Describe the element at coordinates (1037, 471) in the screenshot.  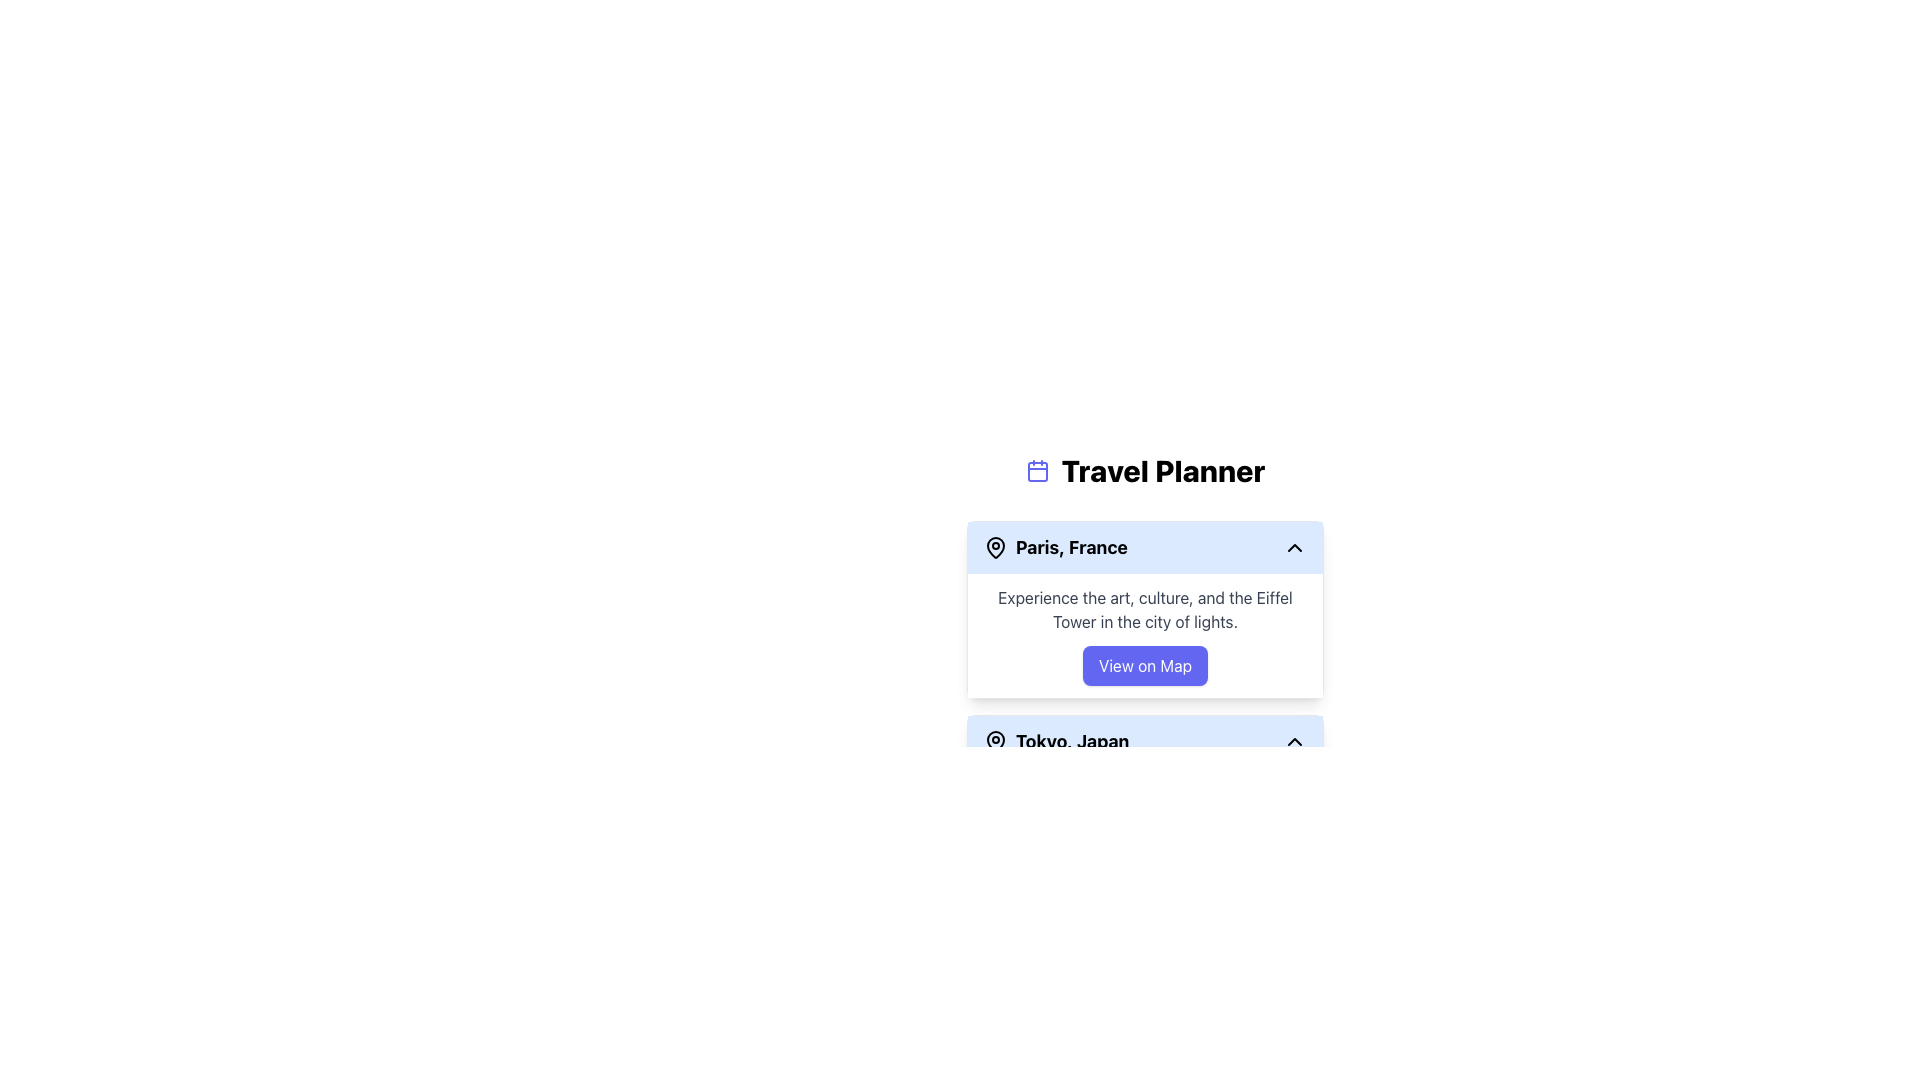
I see `small rectangular SVG element that forms the core structure of the calendar icon by clicking on its center` at that location.